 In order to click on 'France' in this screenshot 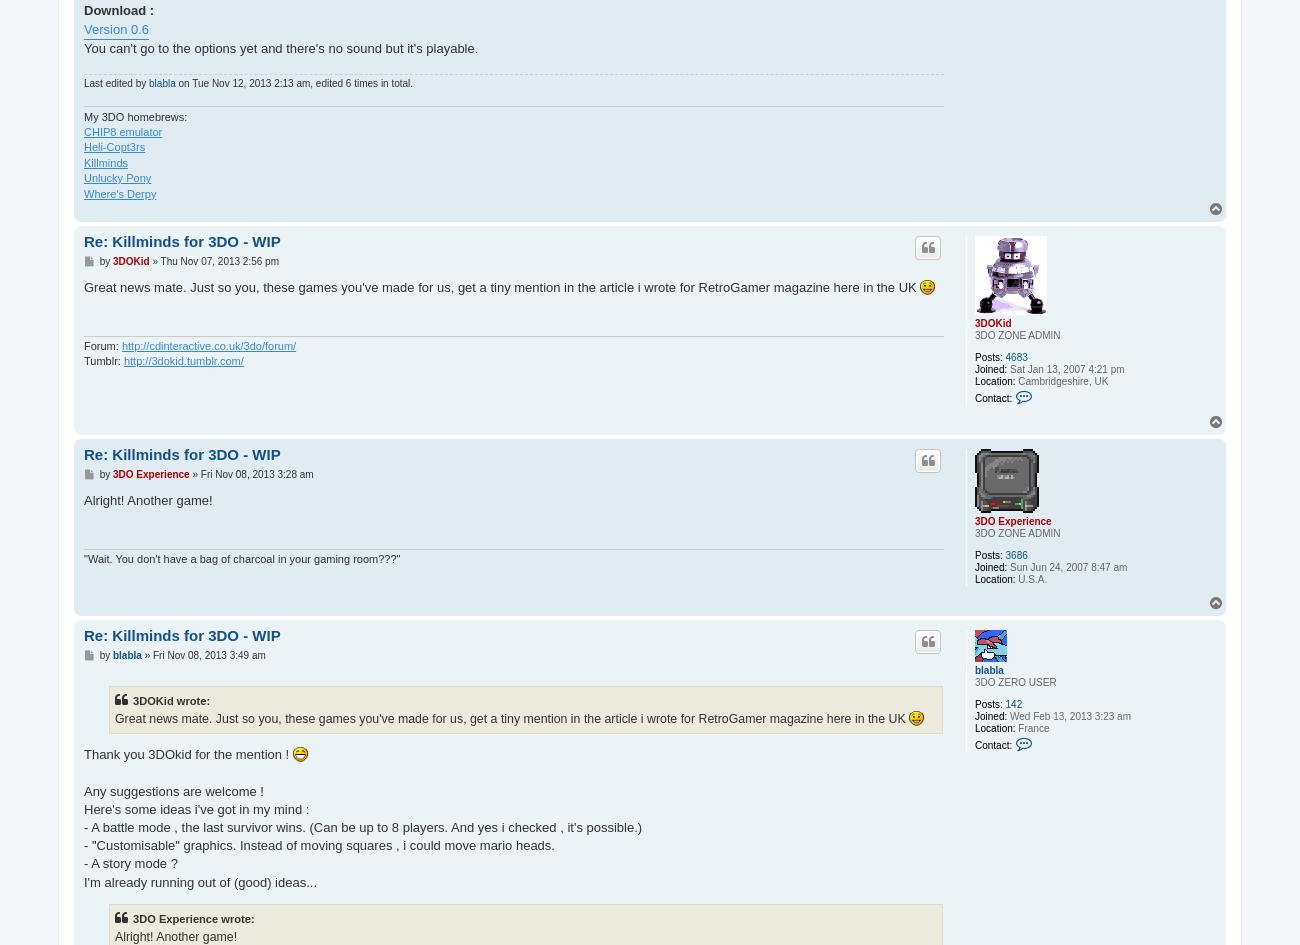, I will do `click(1031, 727)`.